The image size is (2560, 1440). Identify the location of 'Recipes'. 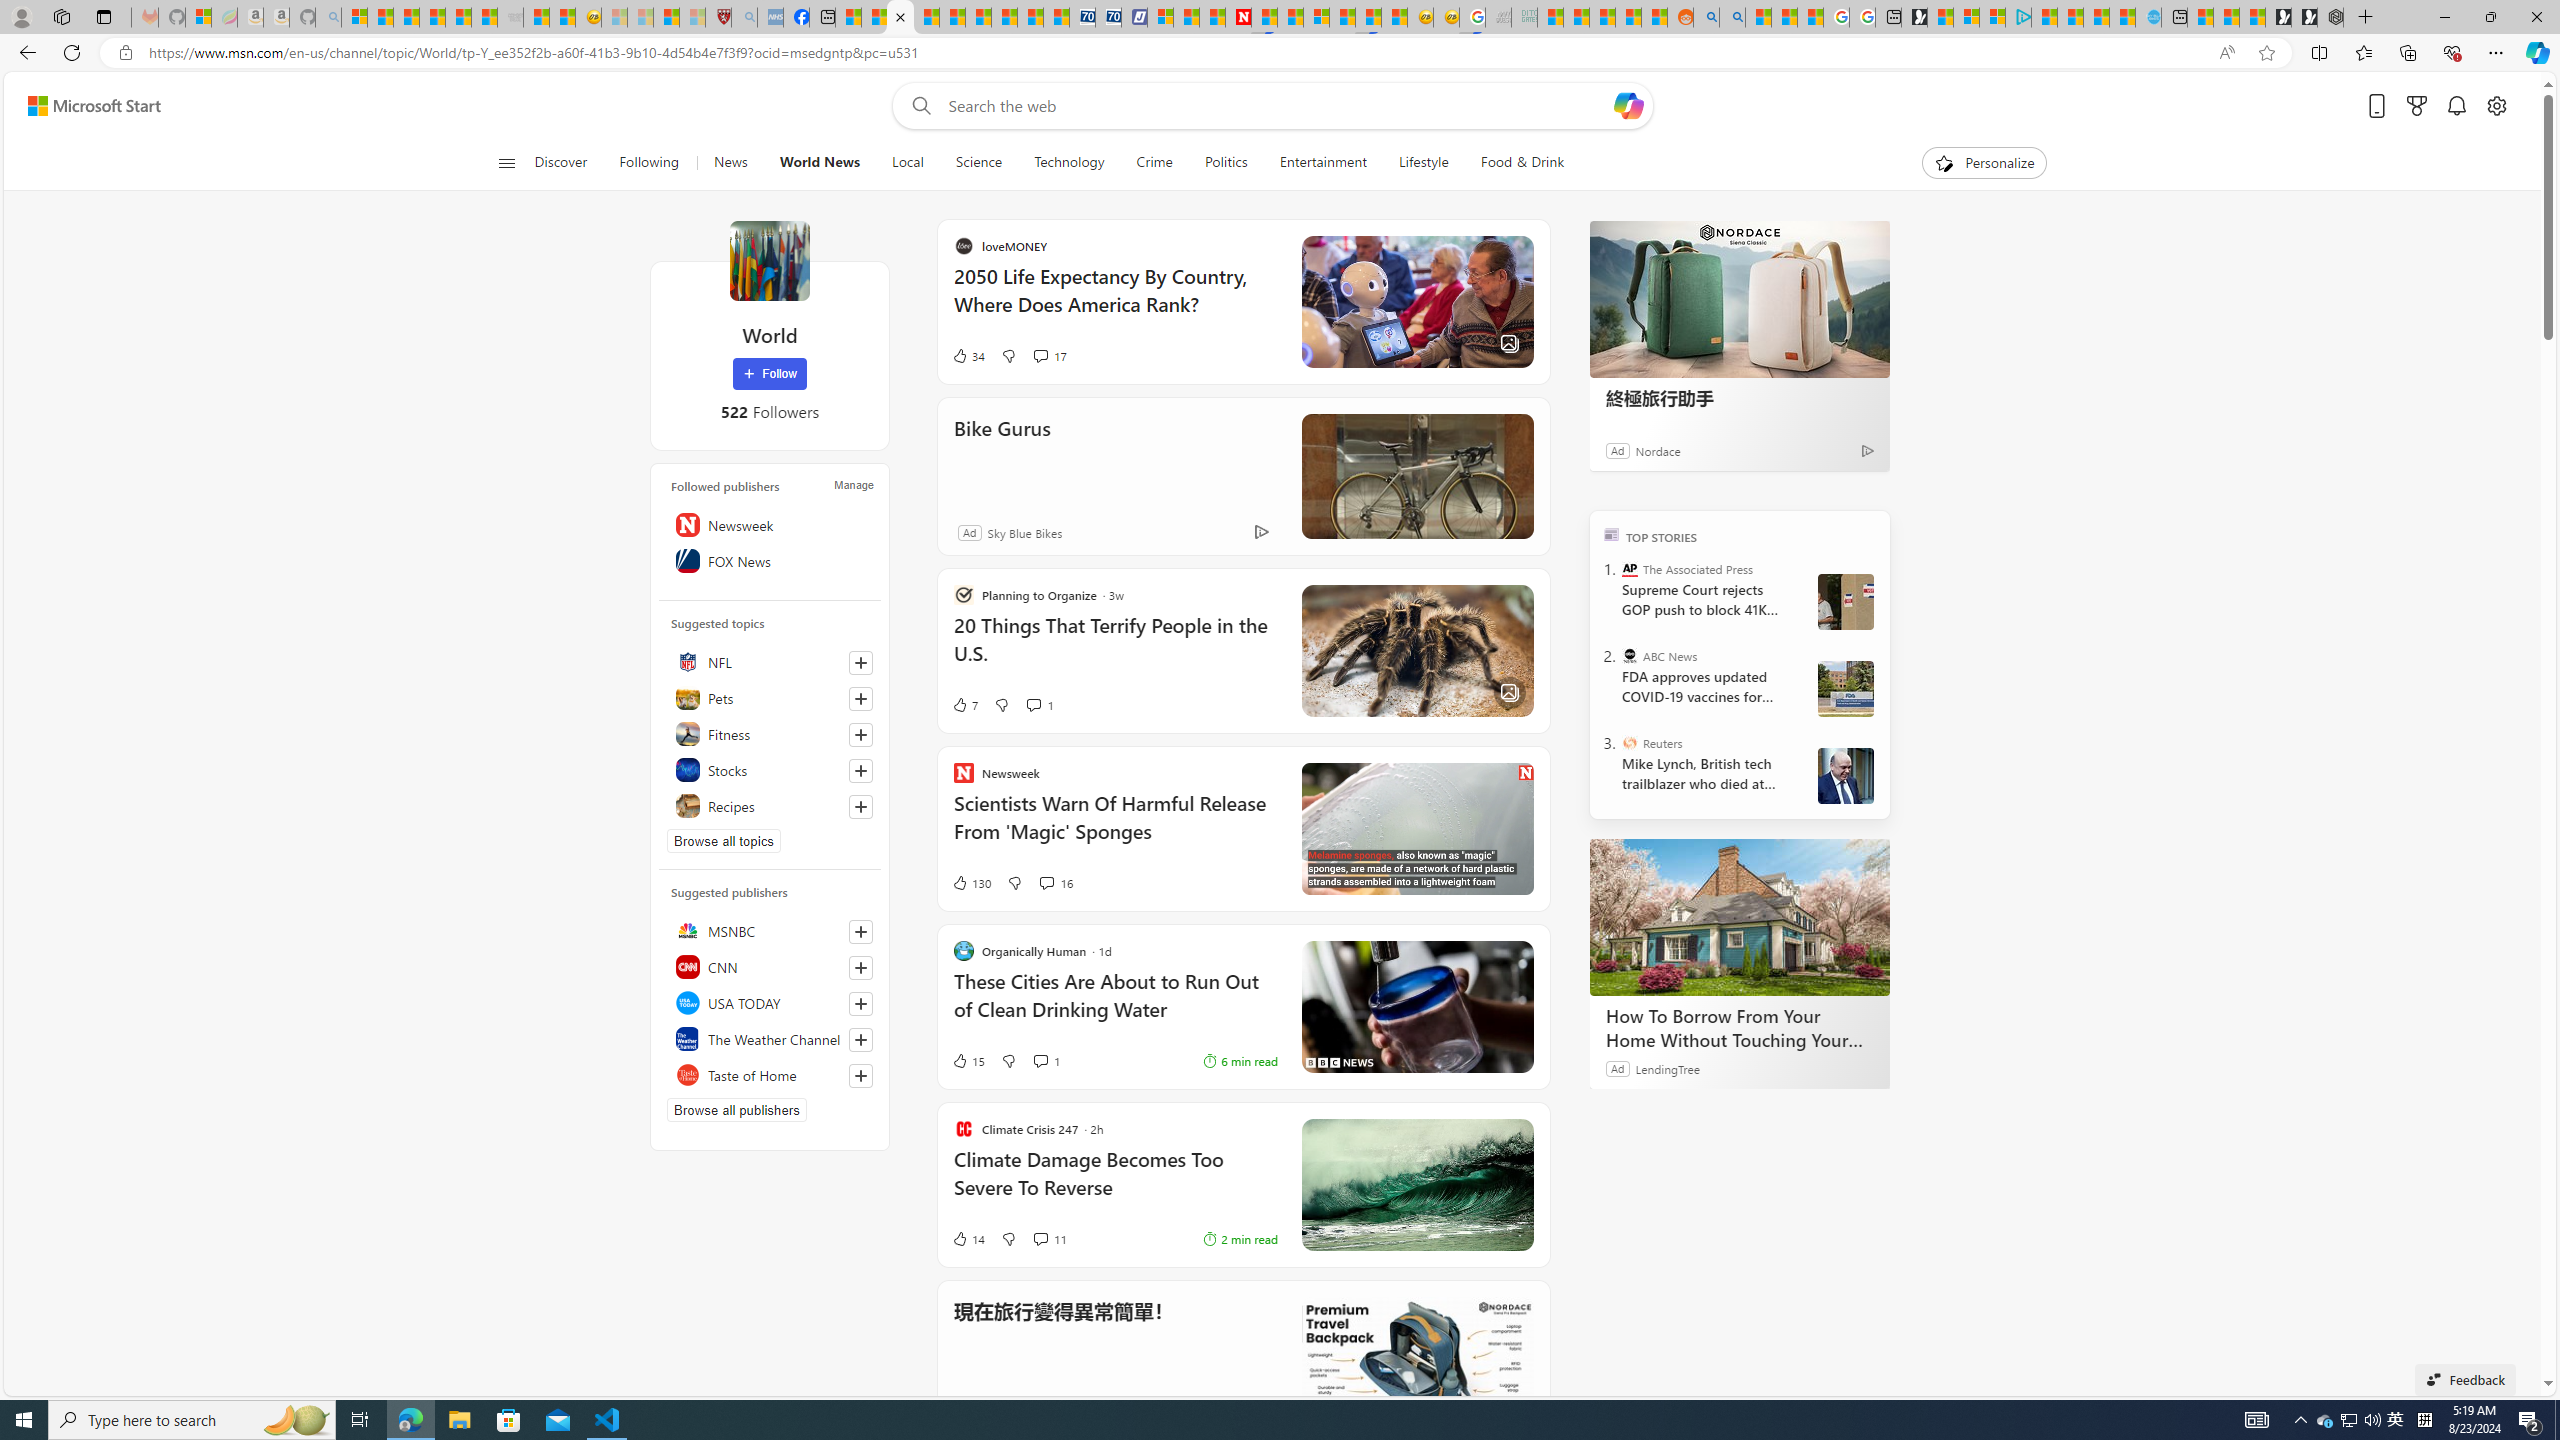
(770, 805).